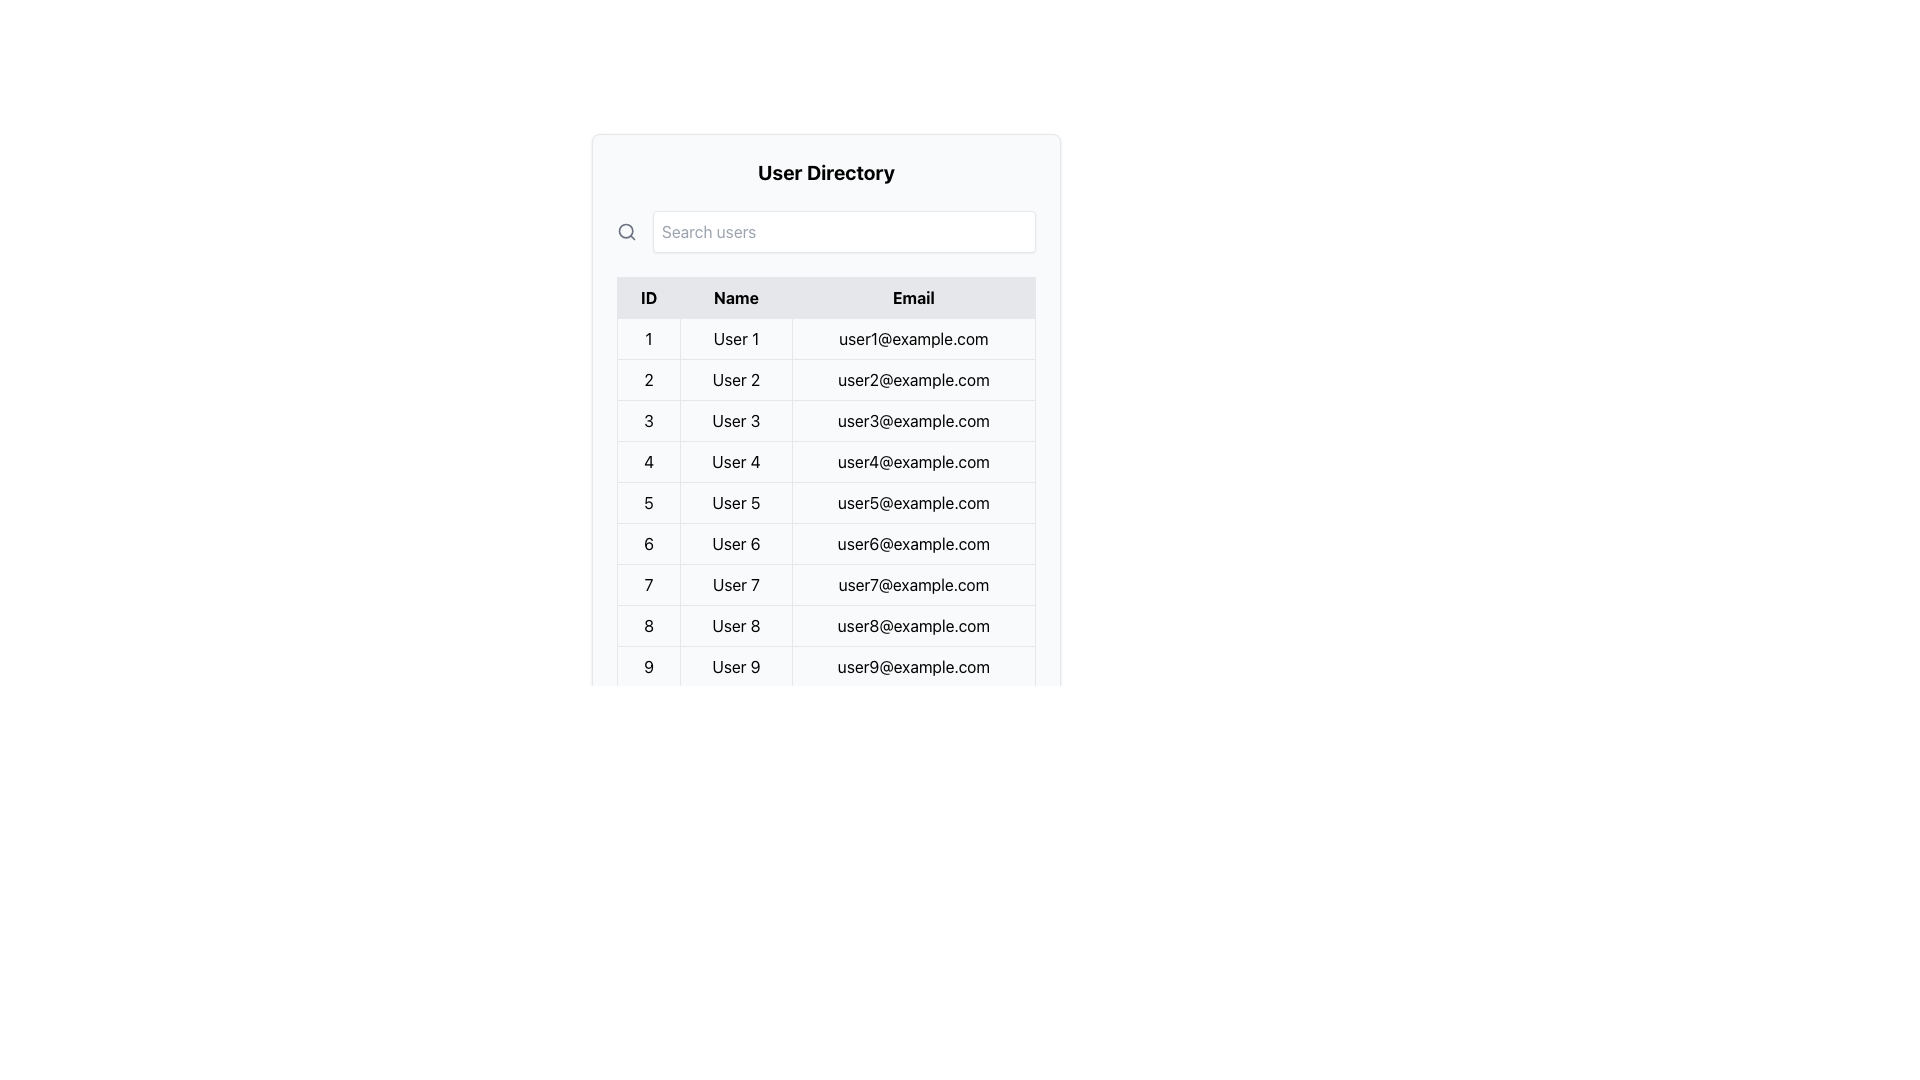 Image resolution: width=1920 pixels, height=1080 pixels. What do you see at coordinates (912, 543) in the screenshot?
I see `the text element displaying the email 'user6@example.com' located in the sixth row of the table under the 'Email' column` at bounding box center [912, 543].